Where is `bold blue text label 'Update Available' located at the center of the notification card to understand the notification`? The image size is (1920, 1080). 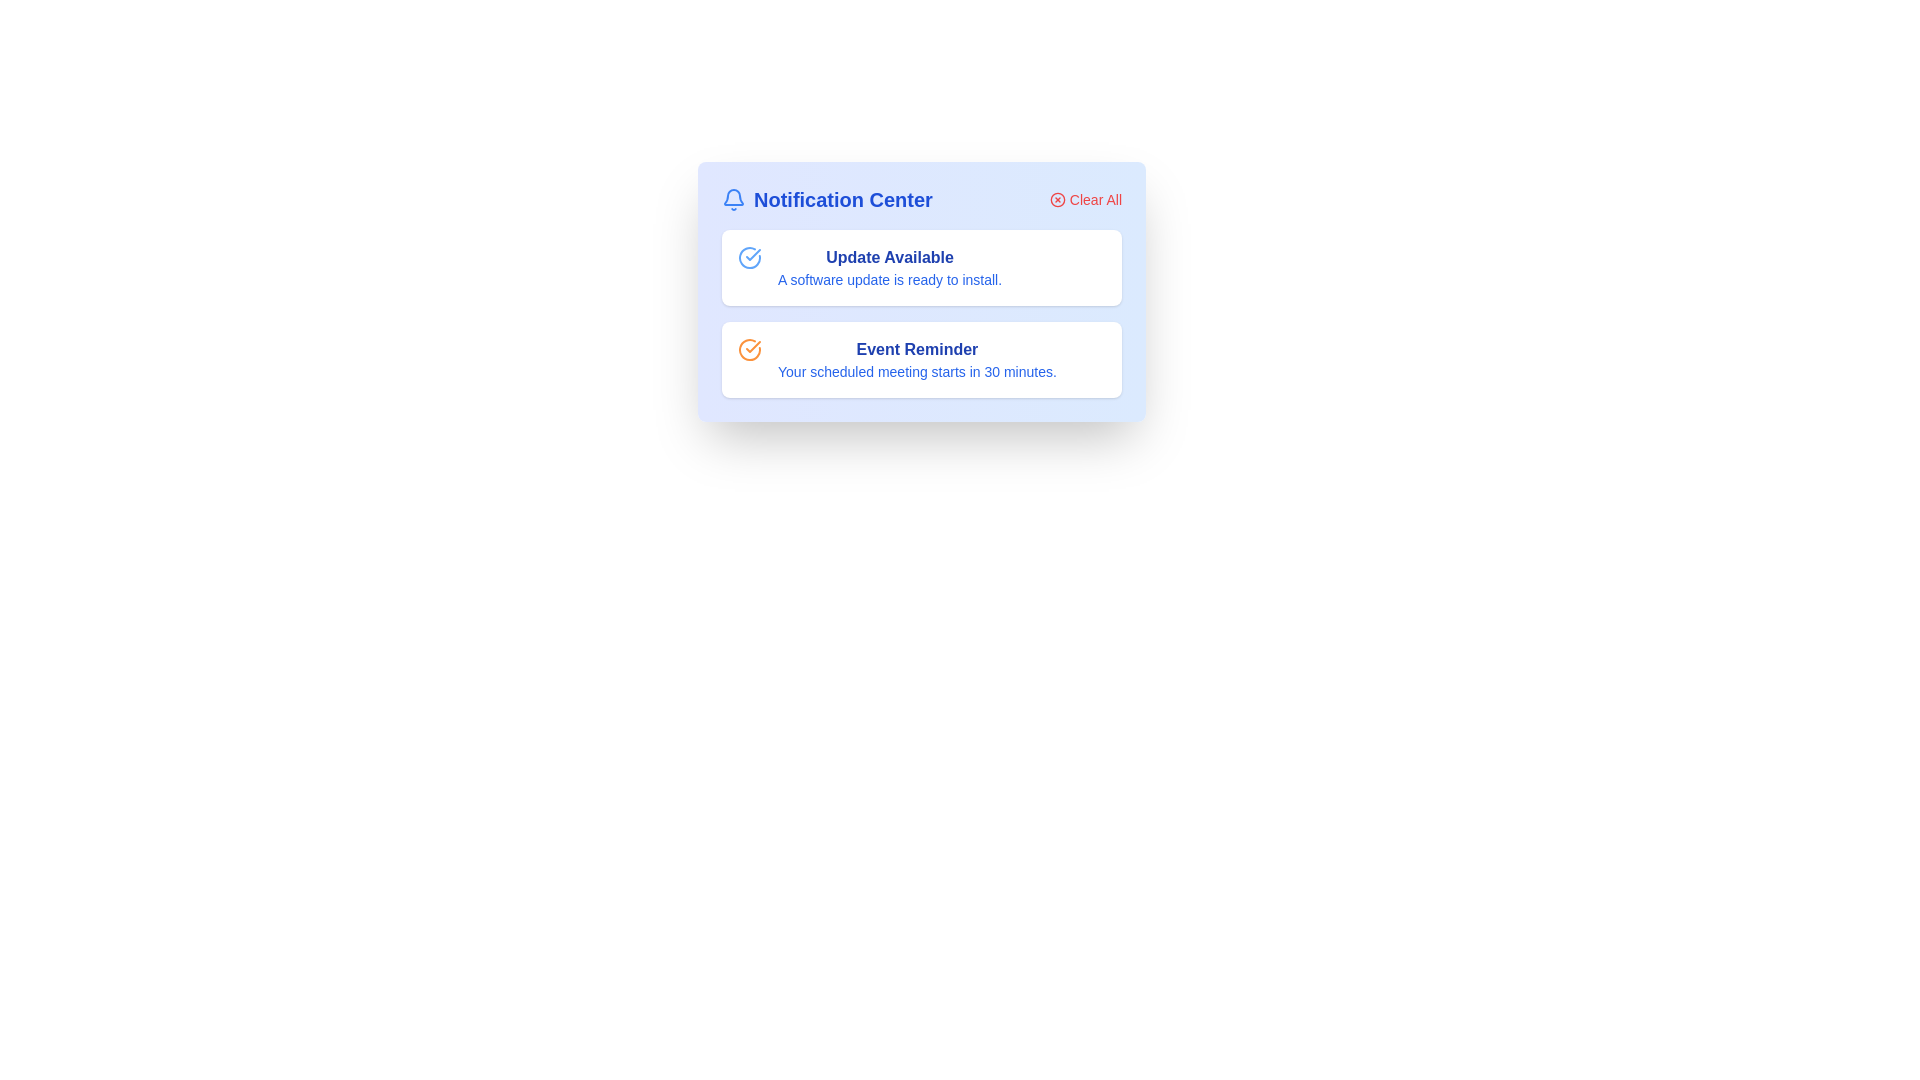
bold blue text label 'Update Available' located at the center of the notification card to understand the notification is located at coordinates (889, 257).